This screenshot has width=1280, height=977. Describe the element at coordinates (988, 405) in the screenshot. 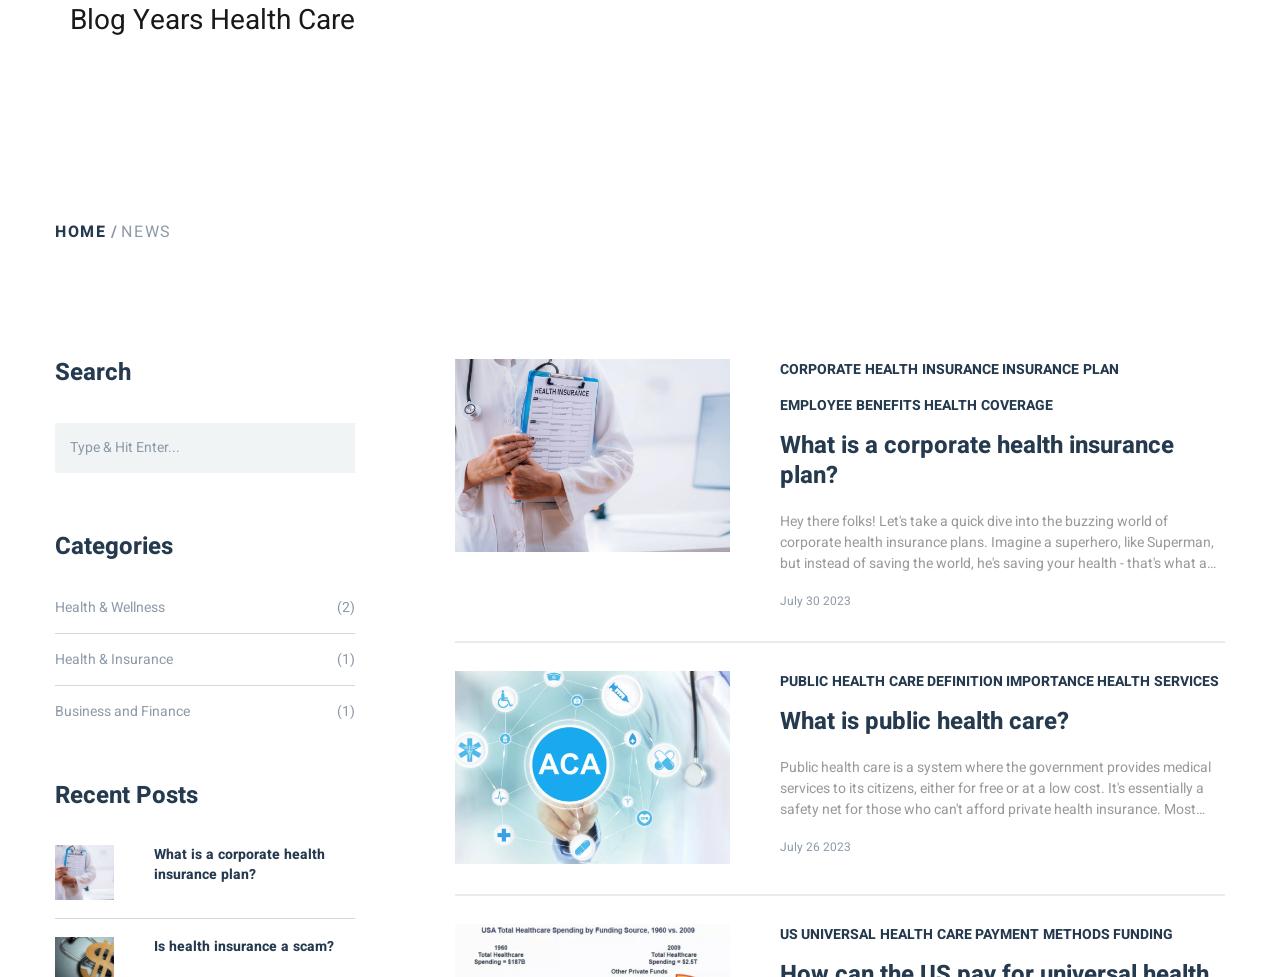

I see `'health coverage'` at that location.